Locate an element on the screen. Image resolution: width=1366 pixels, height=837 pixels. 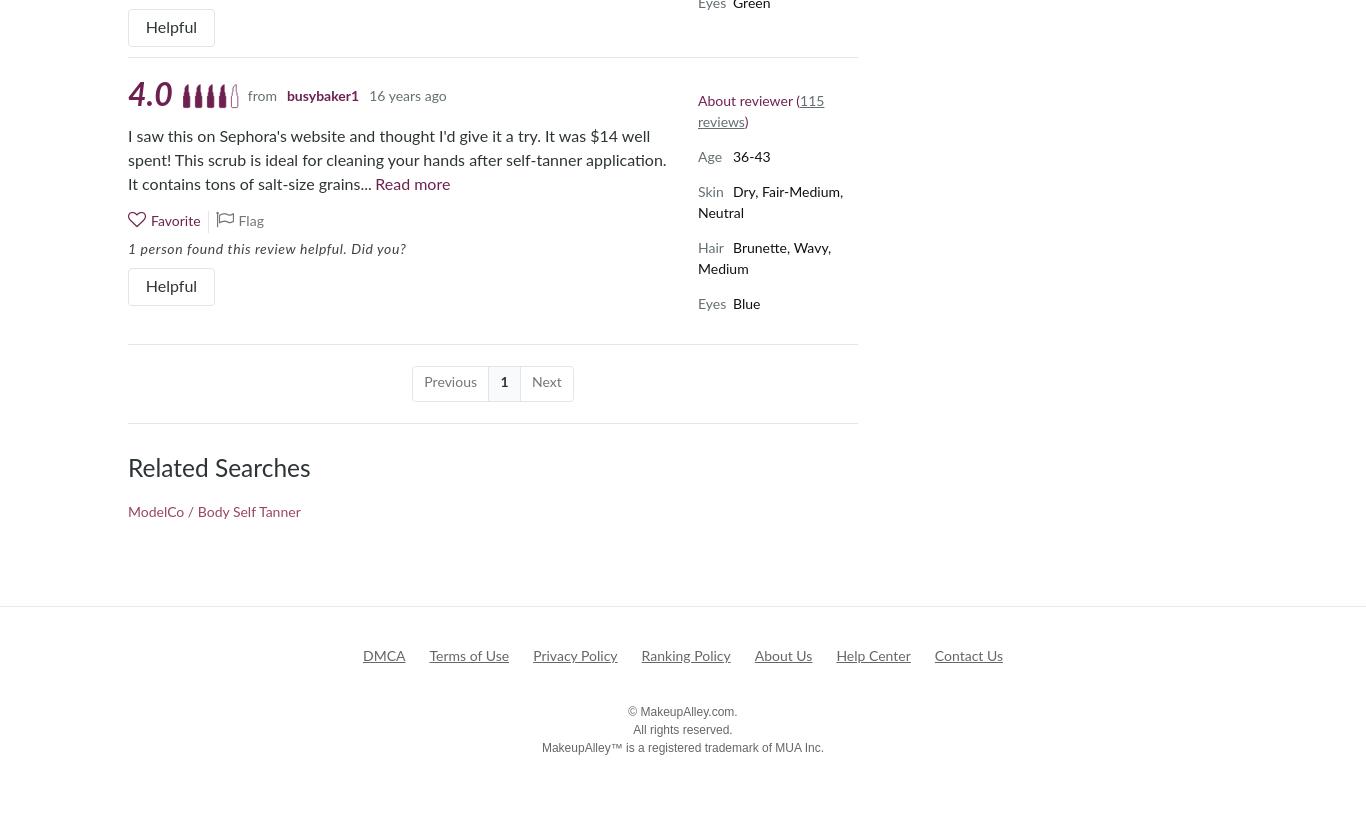
'Age' is located at coordinates (698, 156).